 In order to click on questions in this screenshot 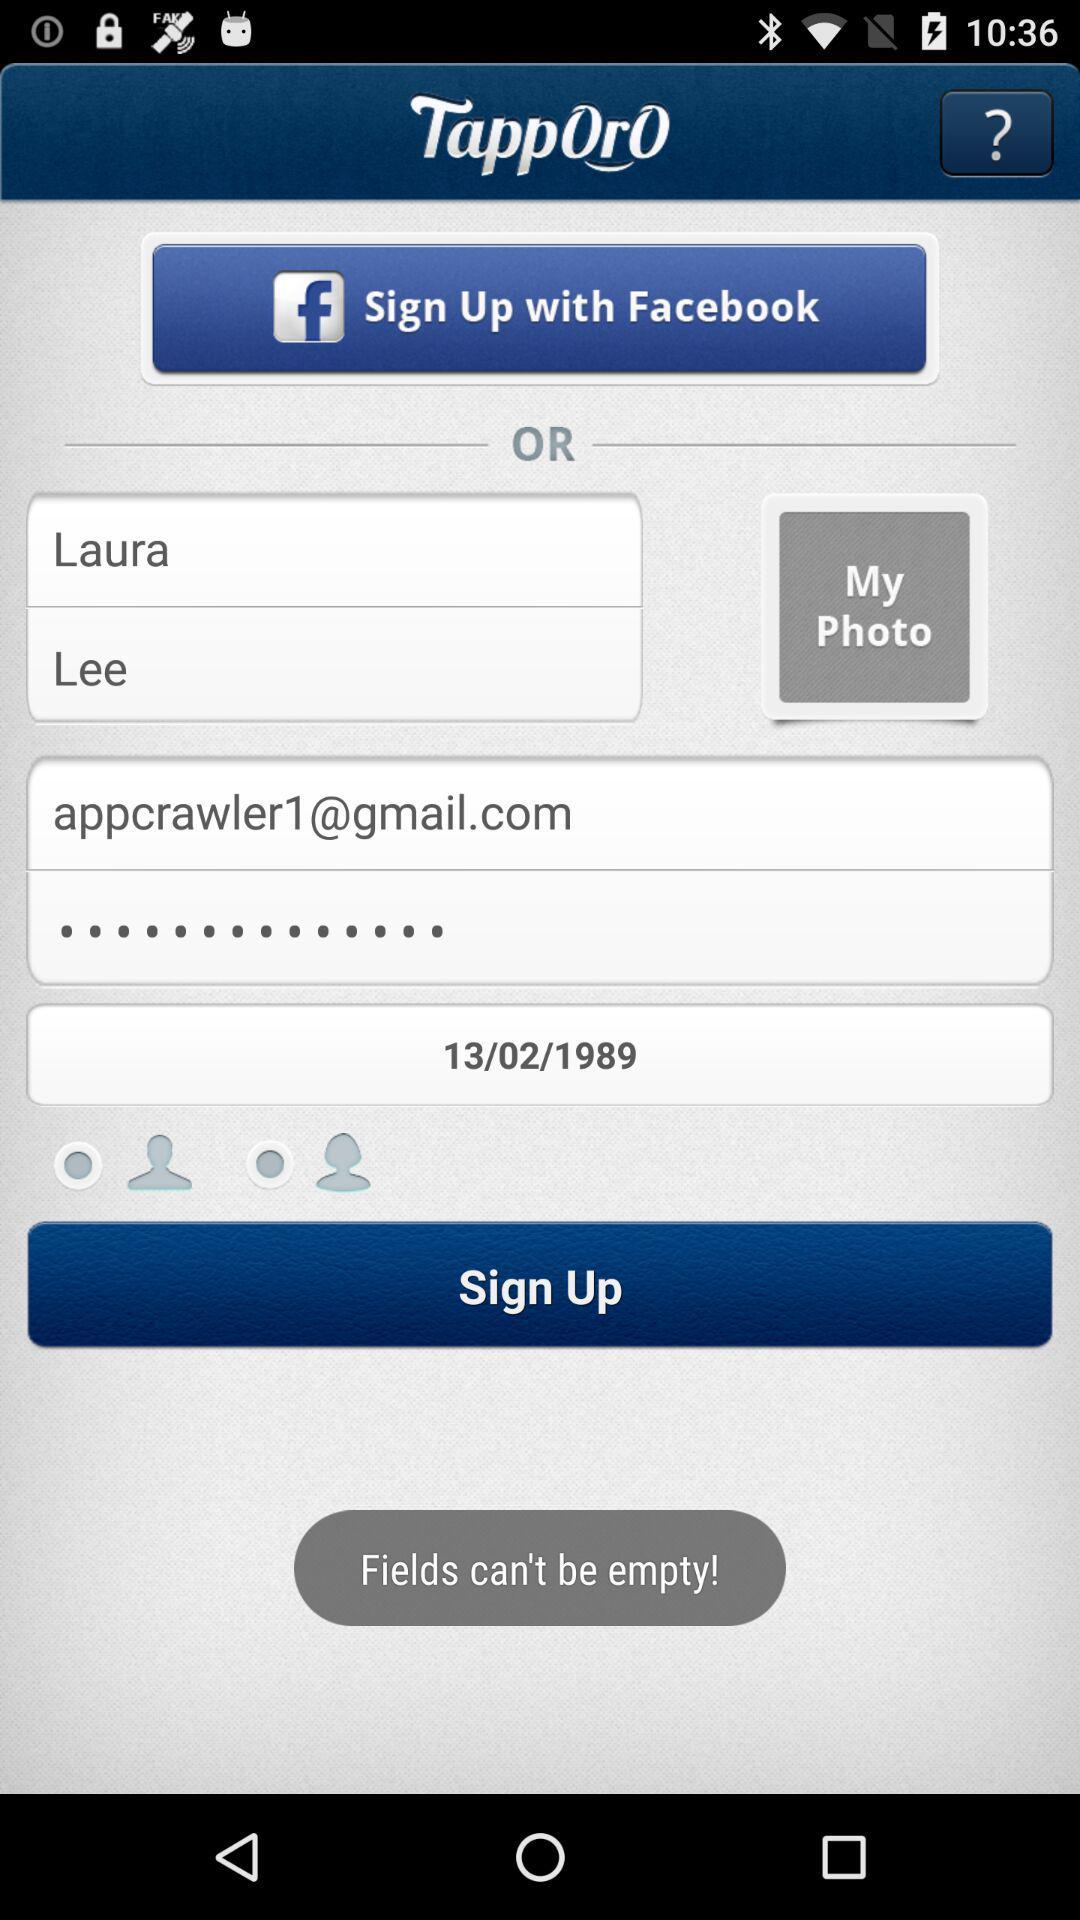, I will do `click(996, 132)`.